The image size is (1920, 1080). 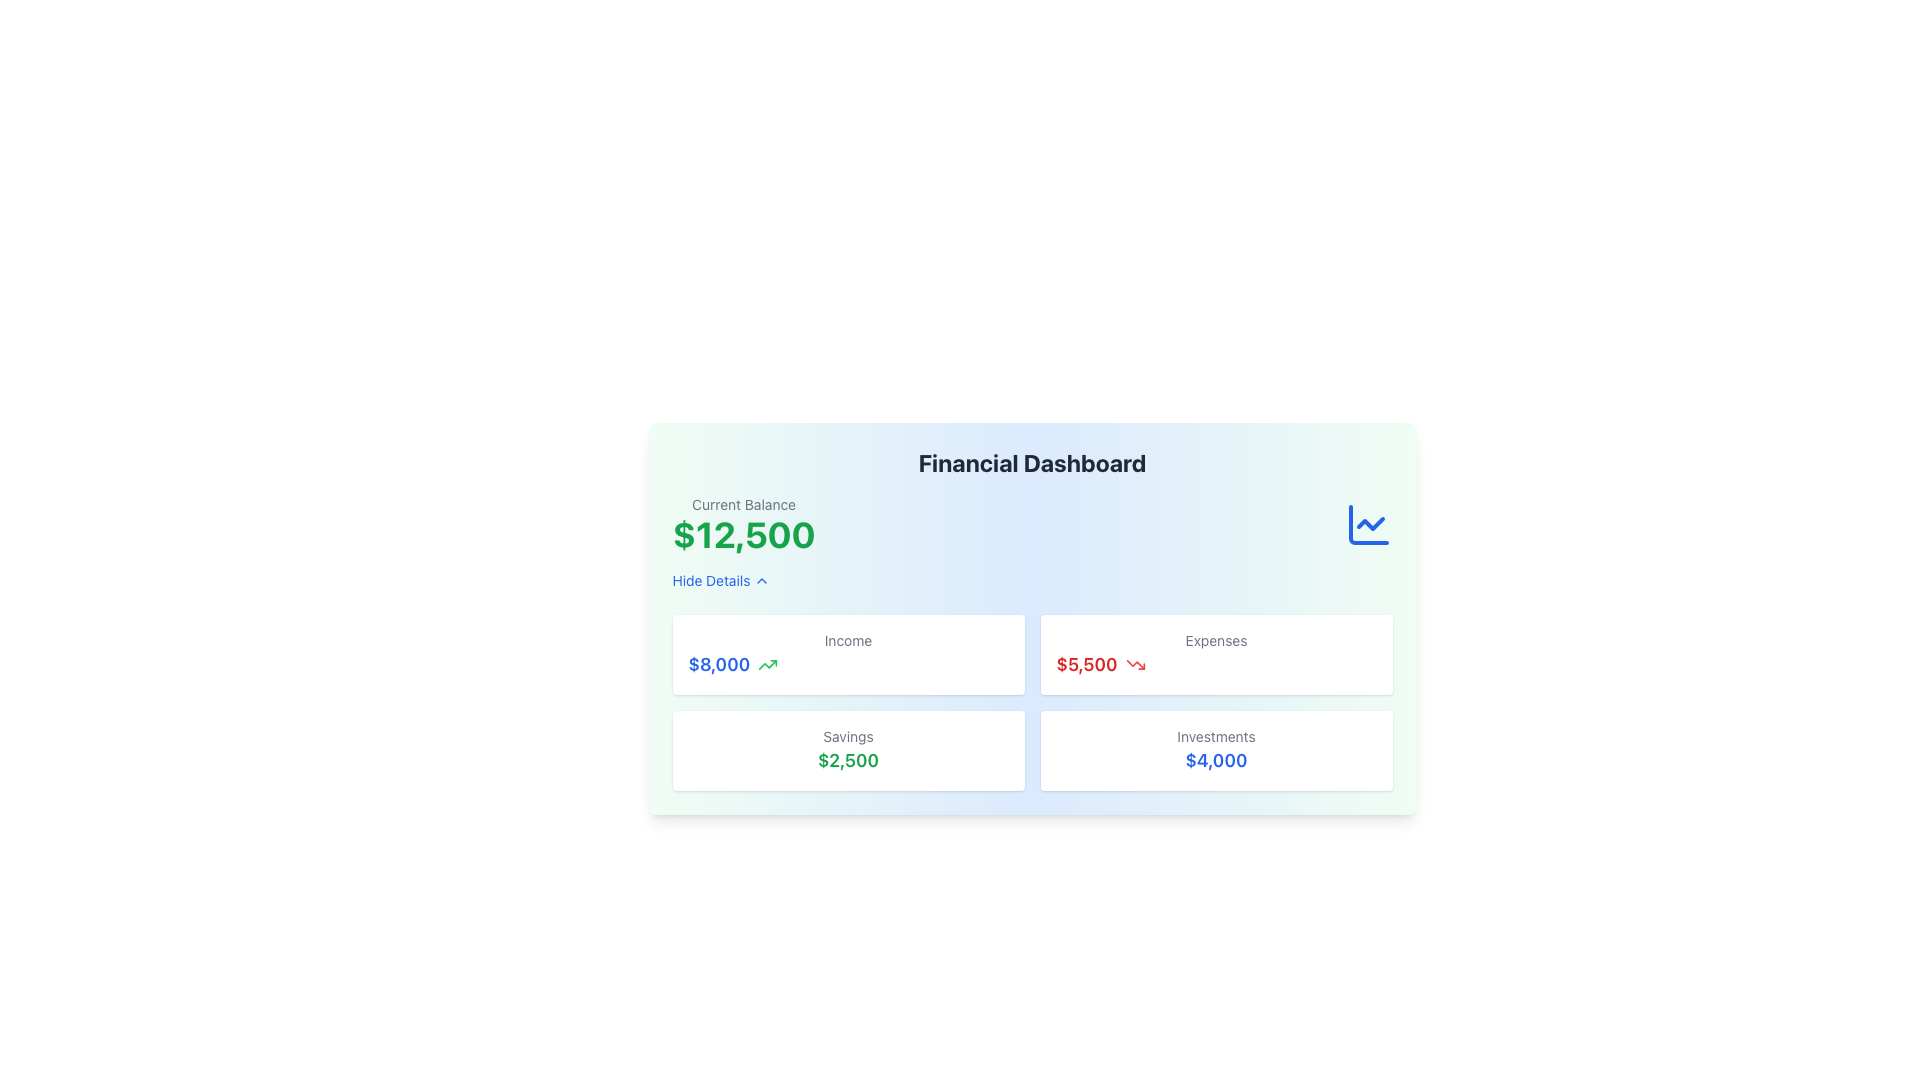 I want to click on the small blue line chart graphical icon located in the top-right corner of the dashboard, adjacent to the title 'Financial Dashboard', so click(x=1367, y=523).